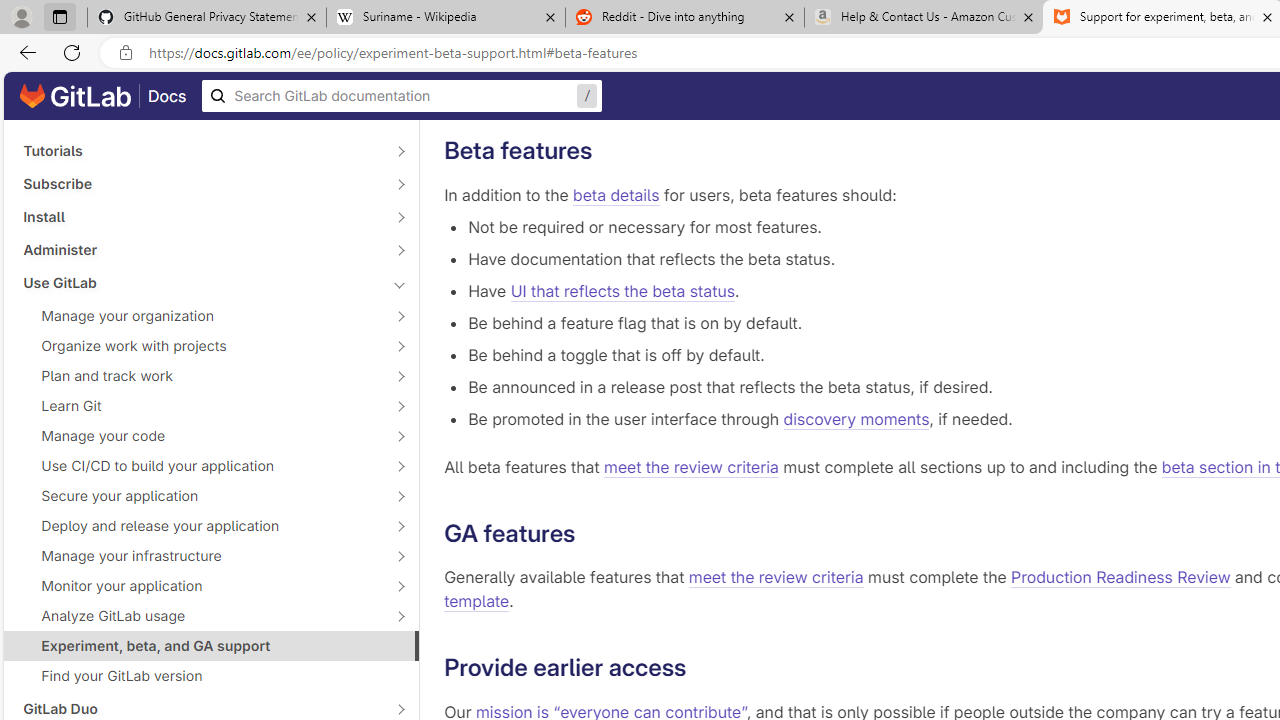  What do you see at coordinates (200, 282) in the screenshot?
I see `'Use GitLab'` at bounding box center [200, 282].